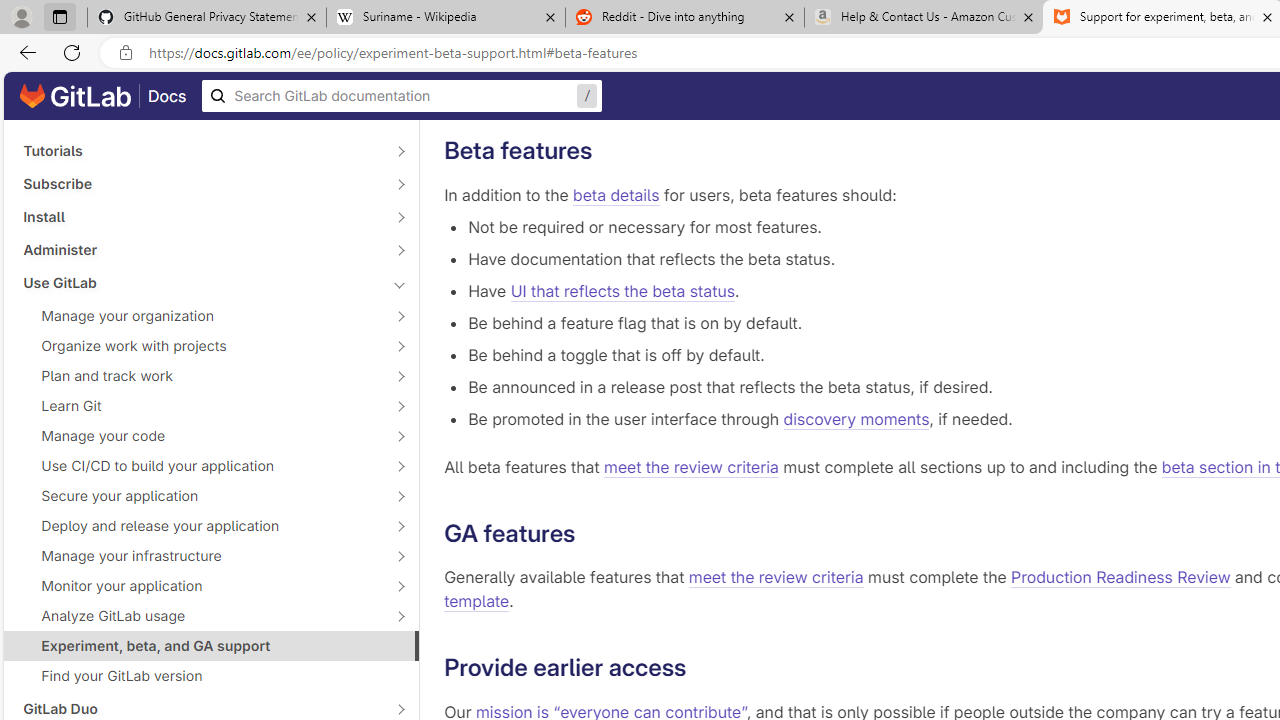  What do you see at coordinates (200, 282) in the screenshot?
I see `'Use GitLab'` at bounding box center [200, 282].